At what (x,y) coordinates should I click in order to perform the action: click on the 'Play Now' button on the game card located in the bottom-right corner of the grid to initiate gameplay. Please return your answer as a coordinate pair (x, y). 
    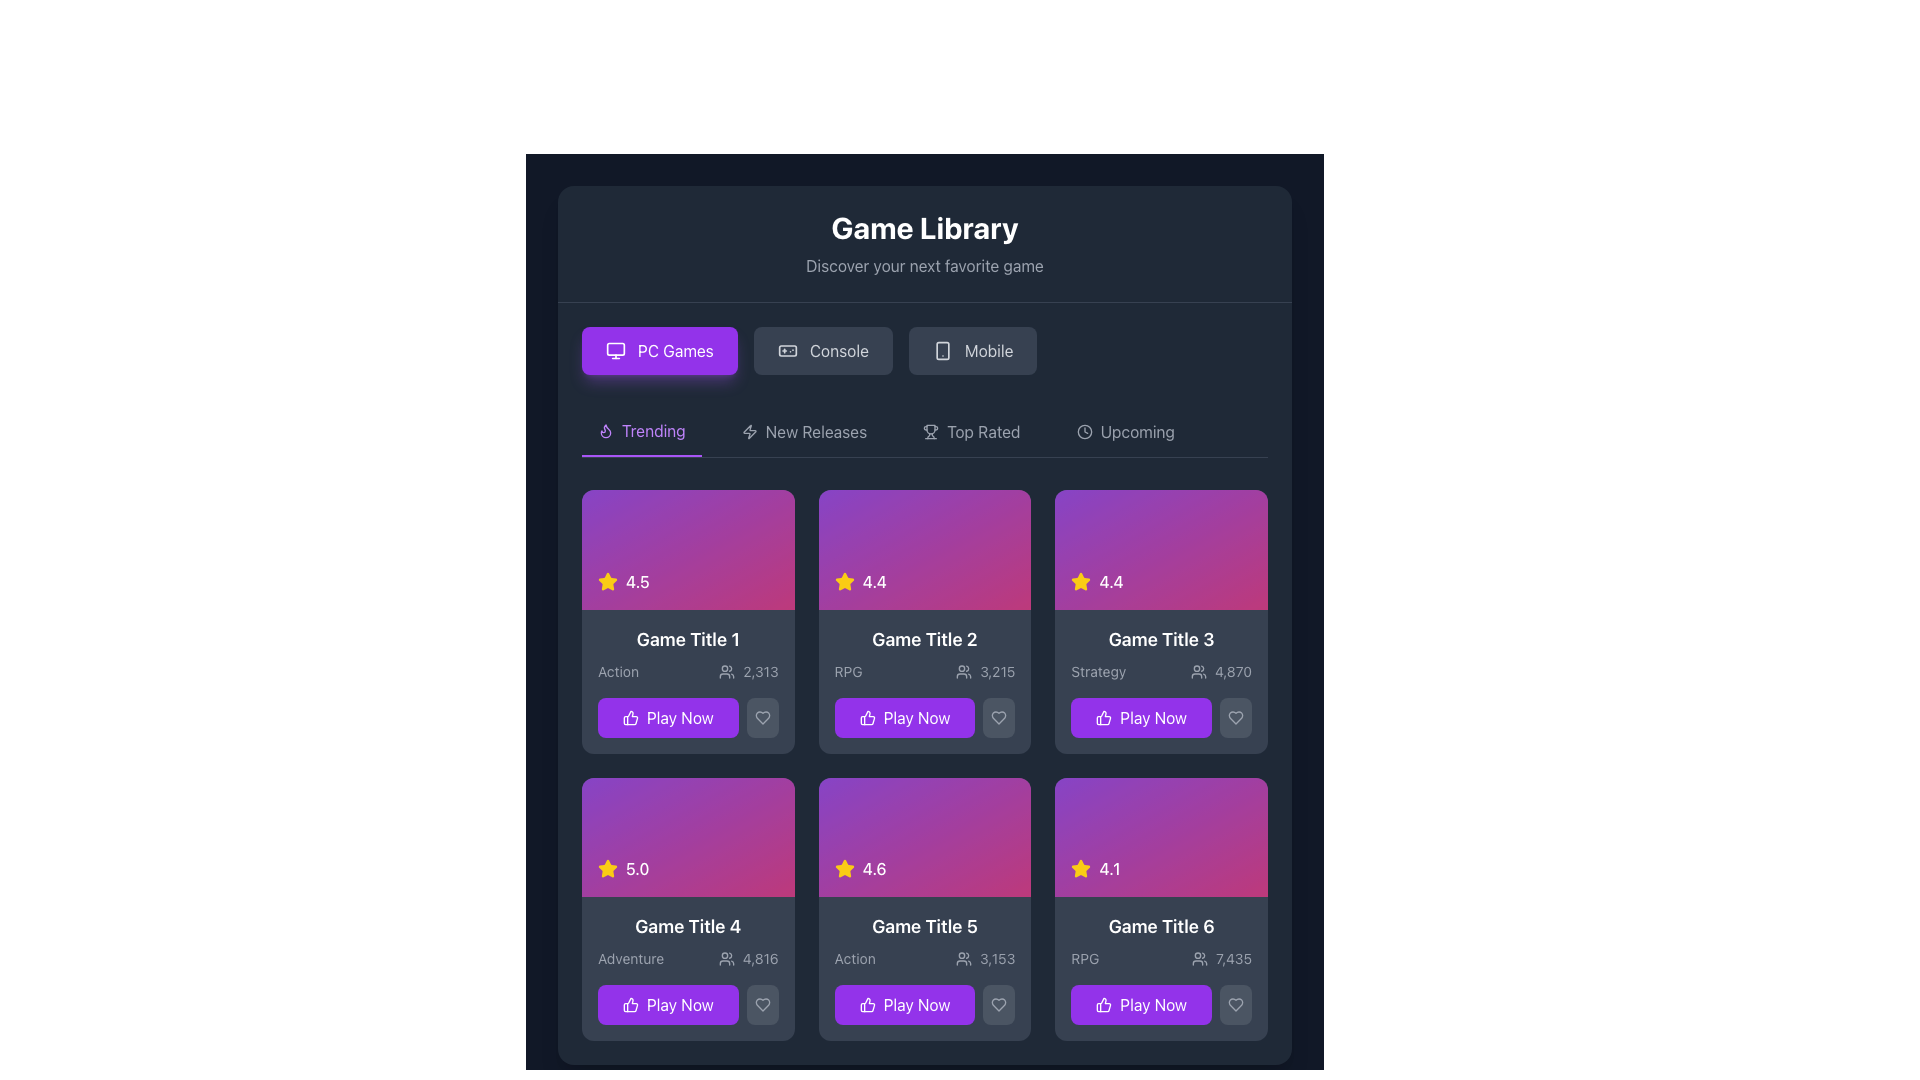
    Looking at the image, I should click on (1161, 968).